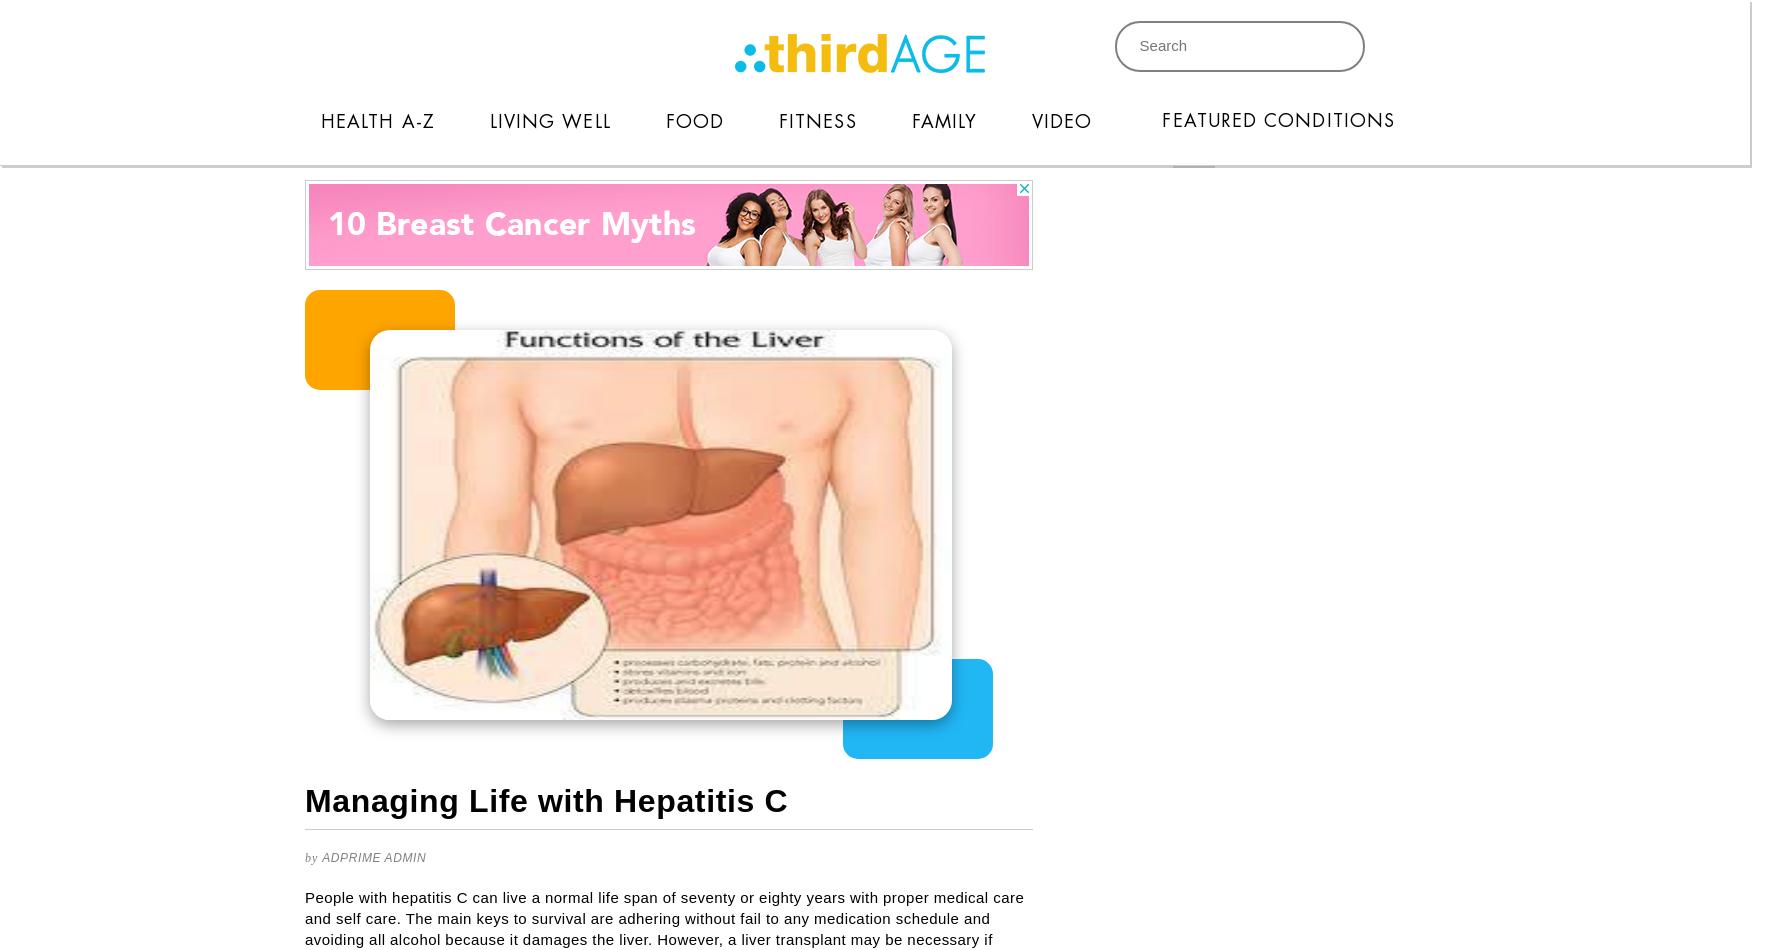 The height and width of the screenshot is (950, 1765). Describe the element at coordinates (943, 121) in the screenshot. I see `'Family'` at that location.